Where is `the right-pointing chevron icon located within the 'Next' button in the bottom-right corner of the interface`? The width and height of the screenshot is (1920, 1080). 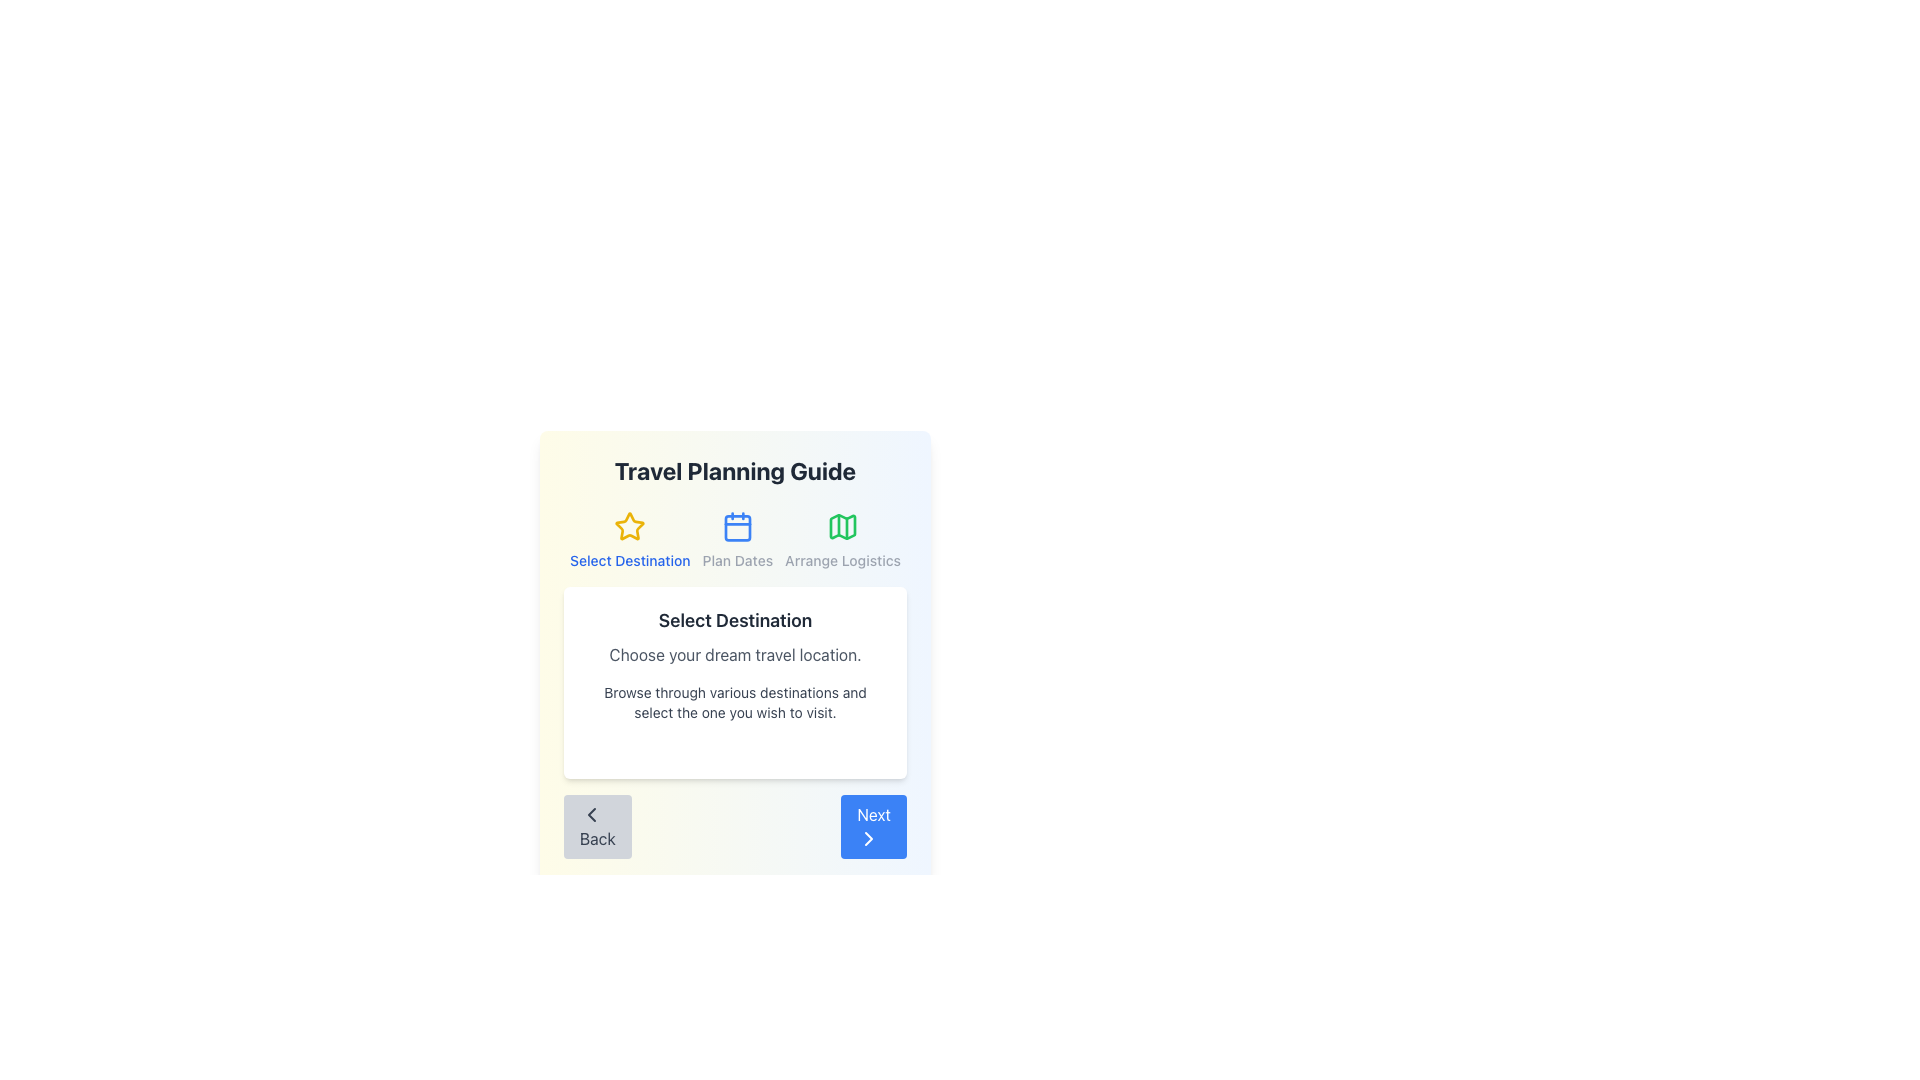 the right-pointing chevron icon located within the 'Next' button in the bottom-right corner of the interface is located at coordinates (869, 839).